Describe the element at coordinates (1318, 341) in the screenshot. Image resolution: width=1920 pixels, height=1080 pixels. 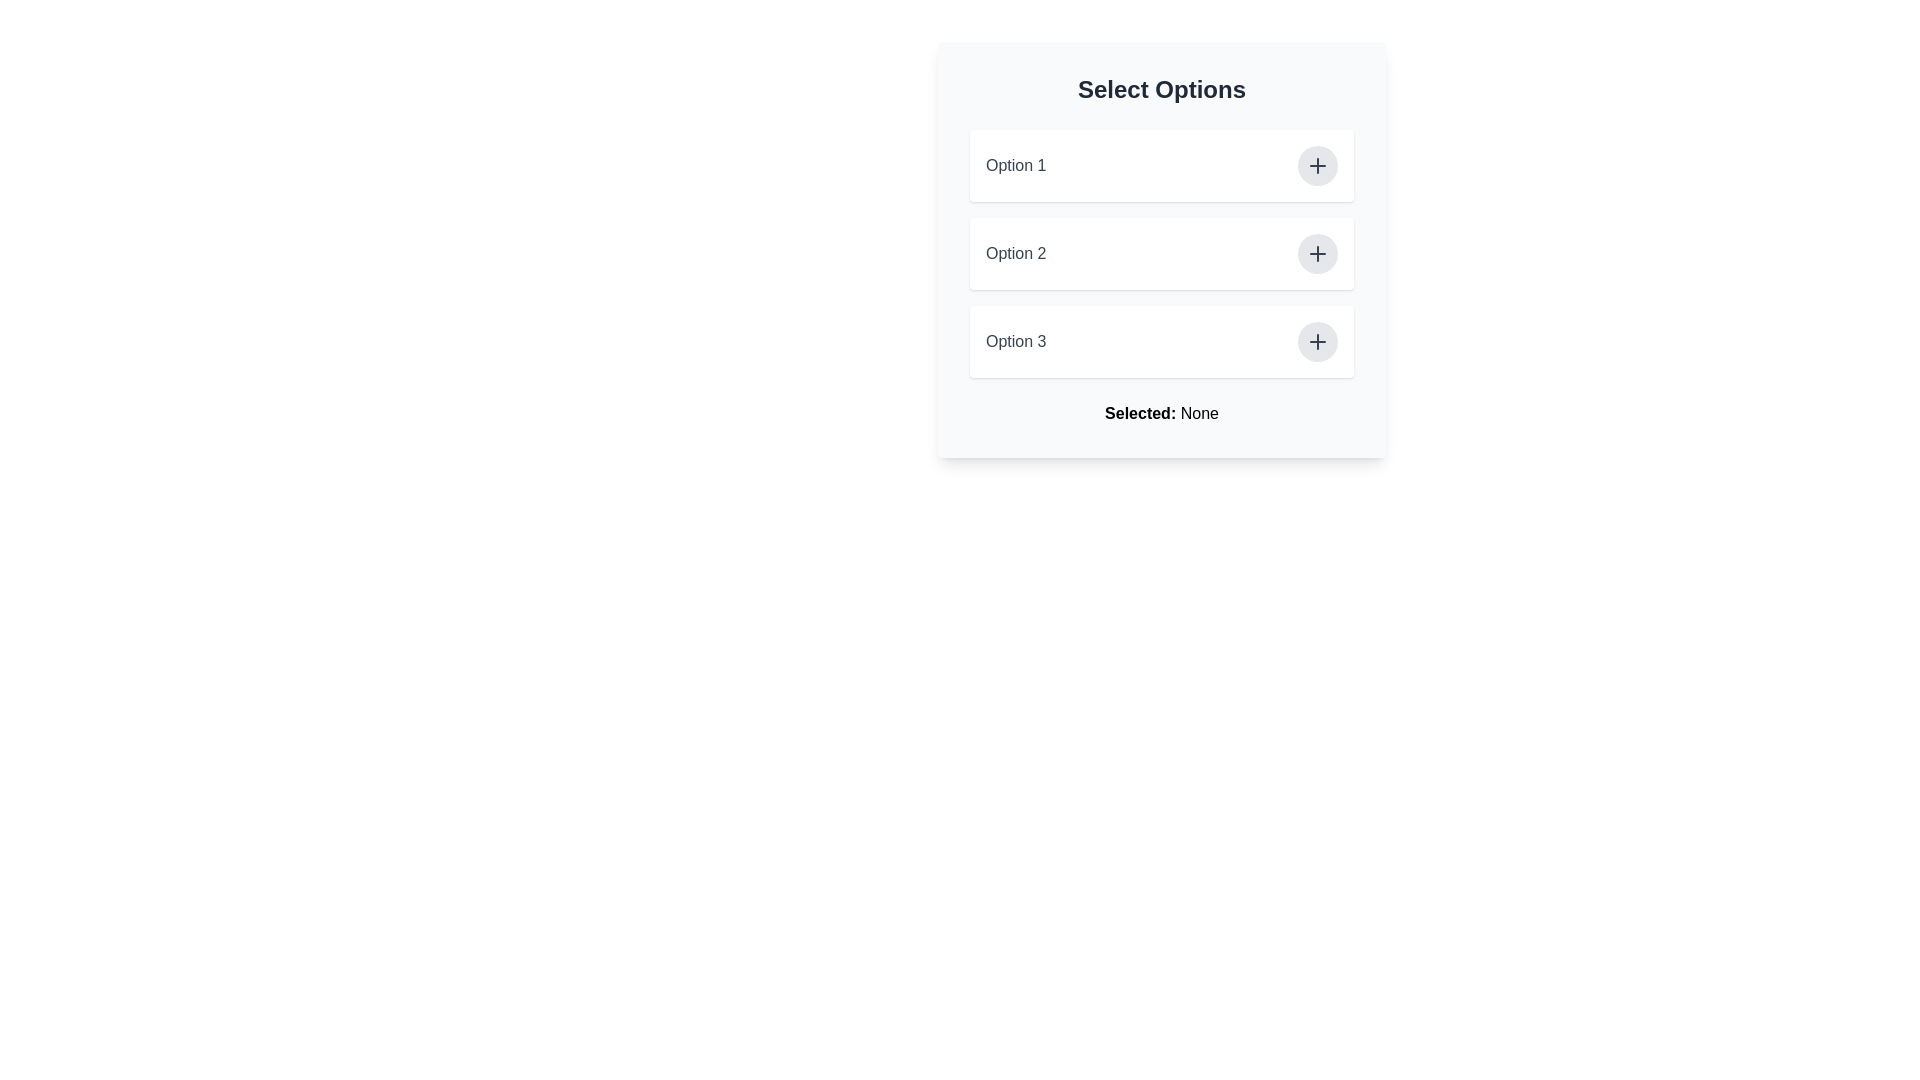
I see `the button labeled 'Option 3' located to the right of the text within the 'Select Options' section` at that location.